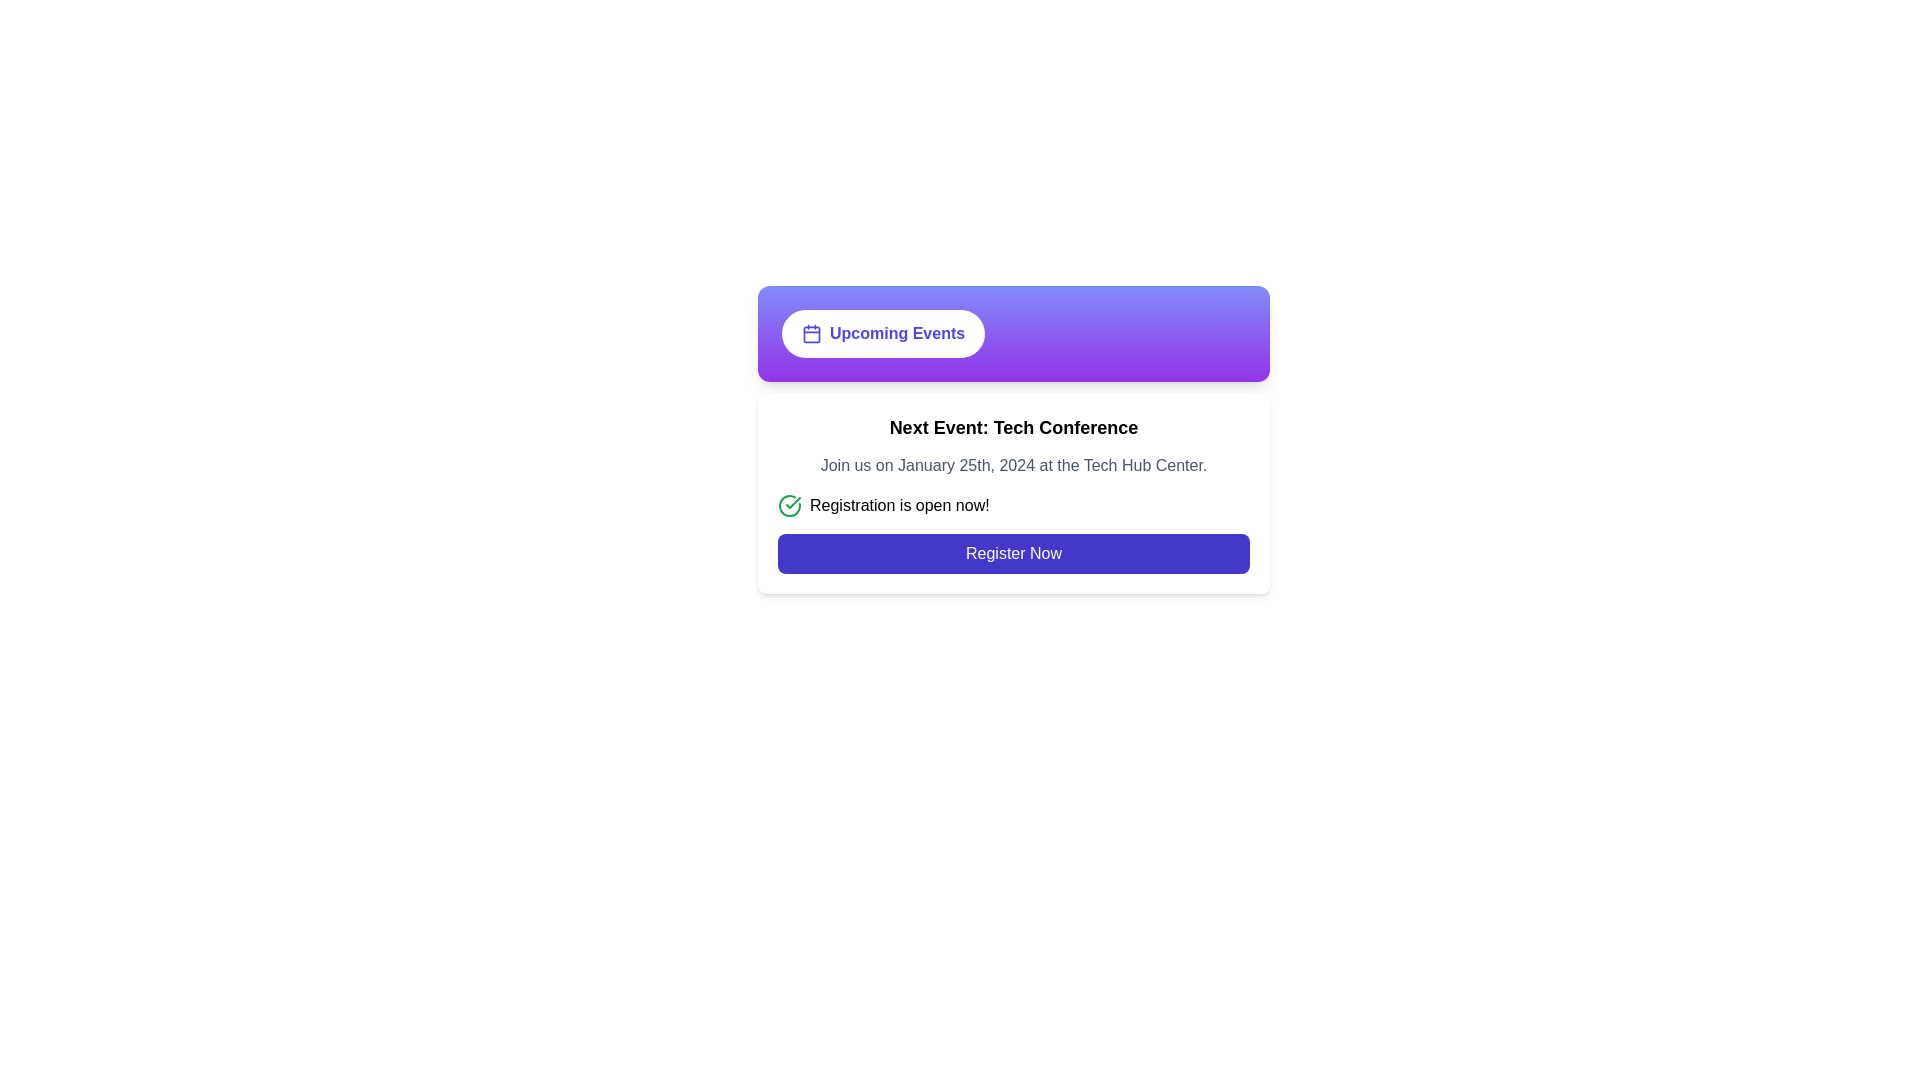 The height and width of the screenshot is (1080, 1920). What do you see at coordinates (789, 504) in the screenshot?
I see `the circular green icon with a checkmark at its center, which symbolizes confirmation or success, located to the left of the text 'Registration is open now!'` at bounding box center [789, 504].